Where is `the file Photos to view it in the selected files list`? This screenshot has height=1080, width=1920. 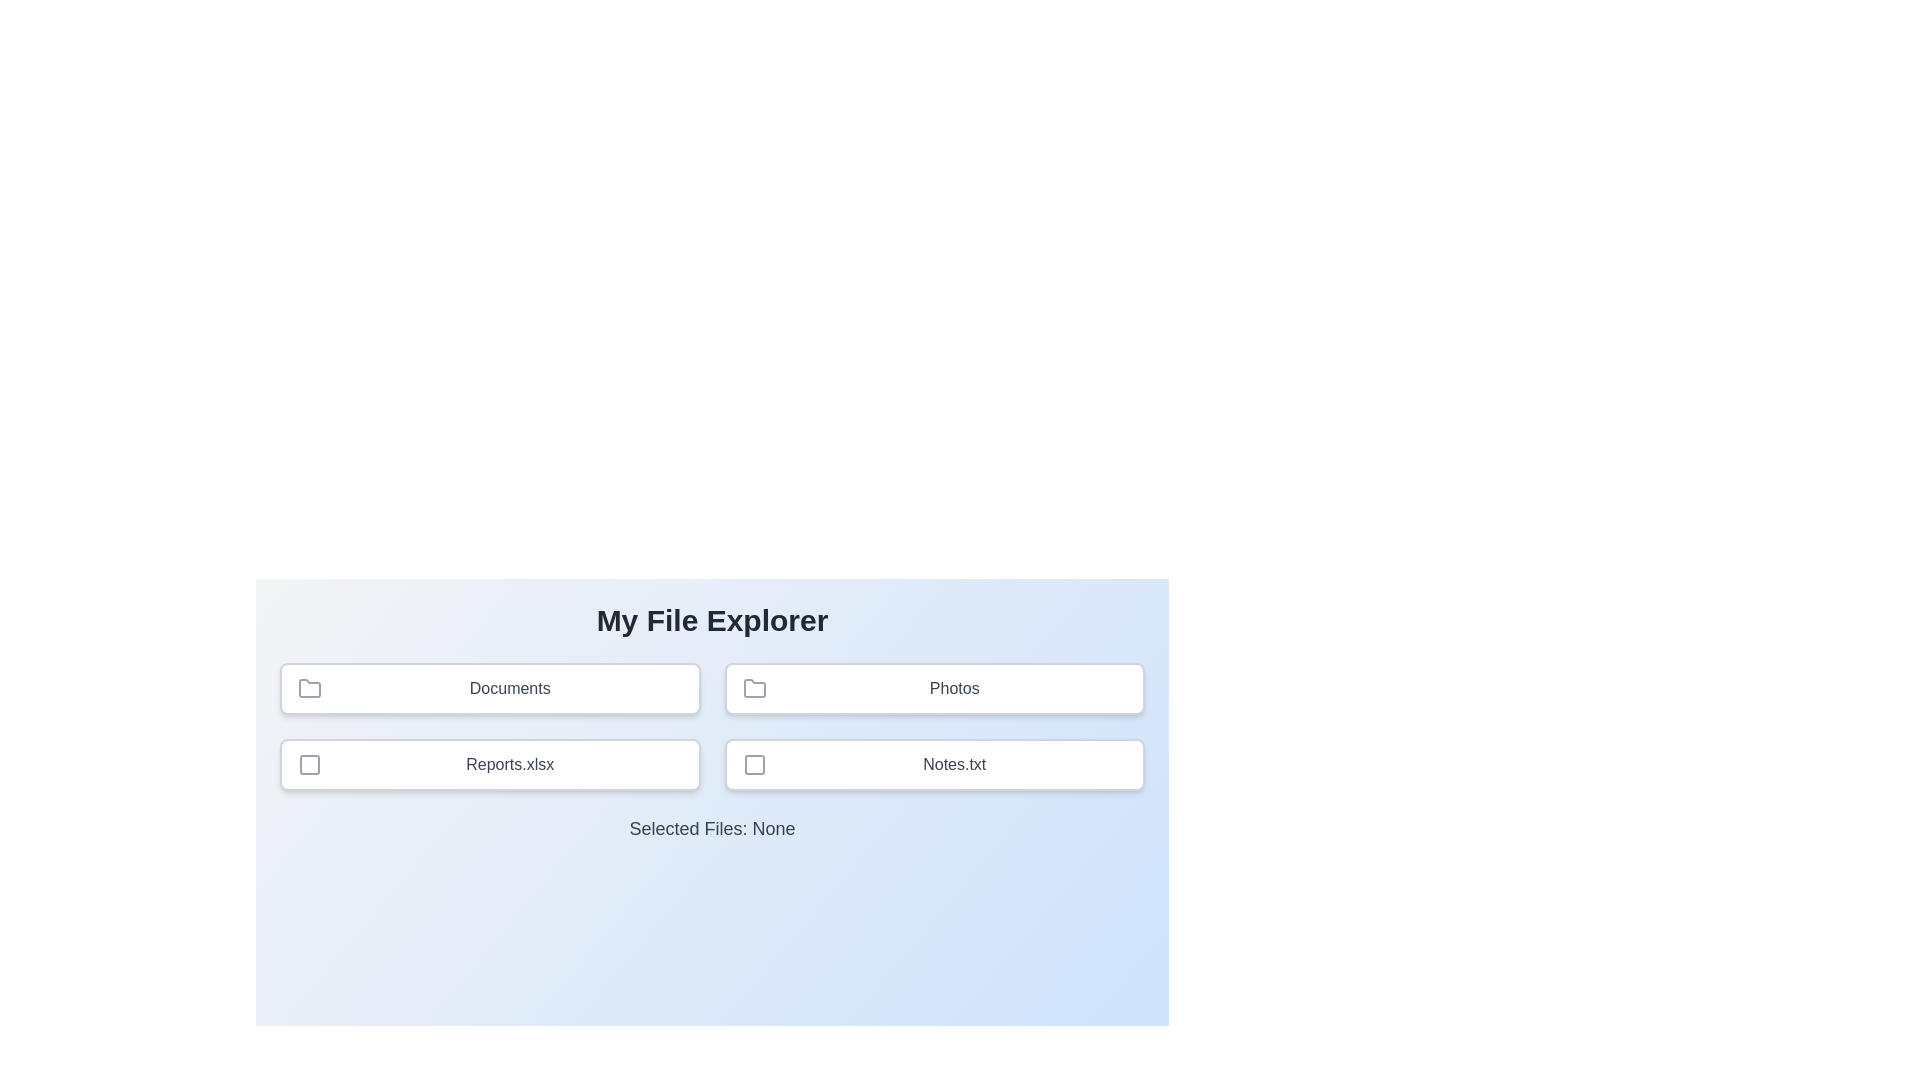 the file Photos to view it in the selected files list is located at coordinates (933, 688).